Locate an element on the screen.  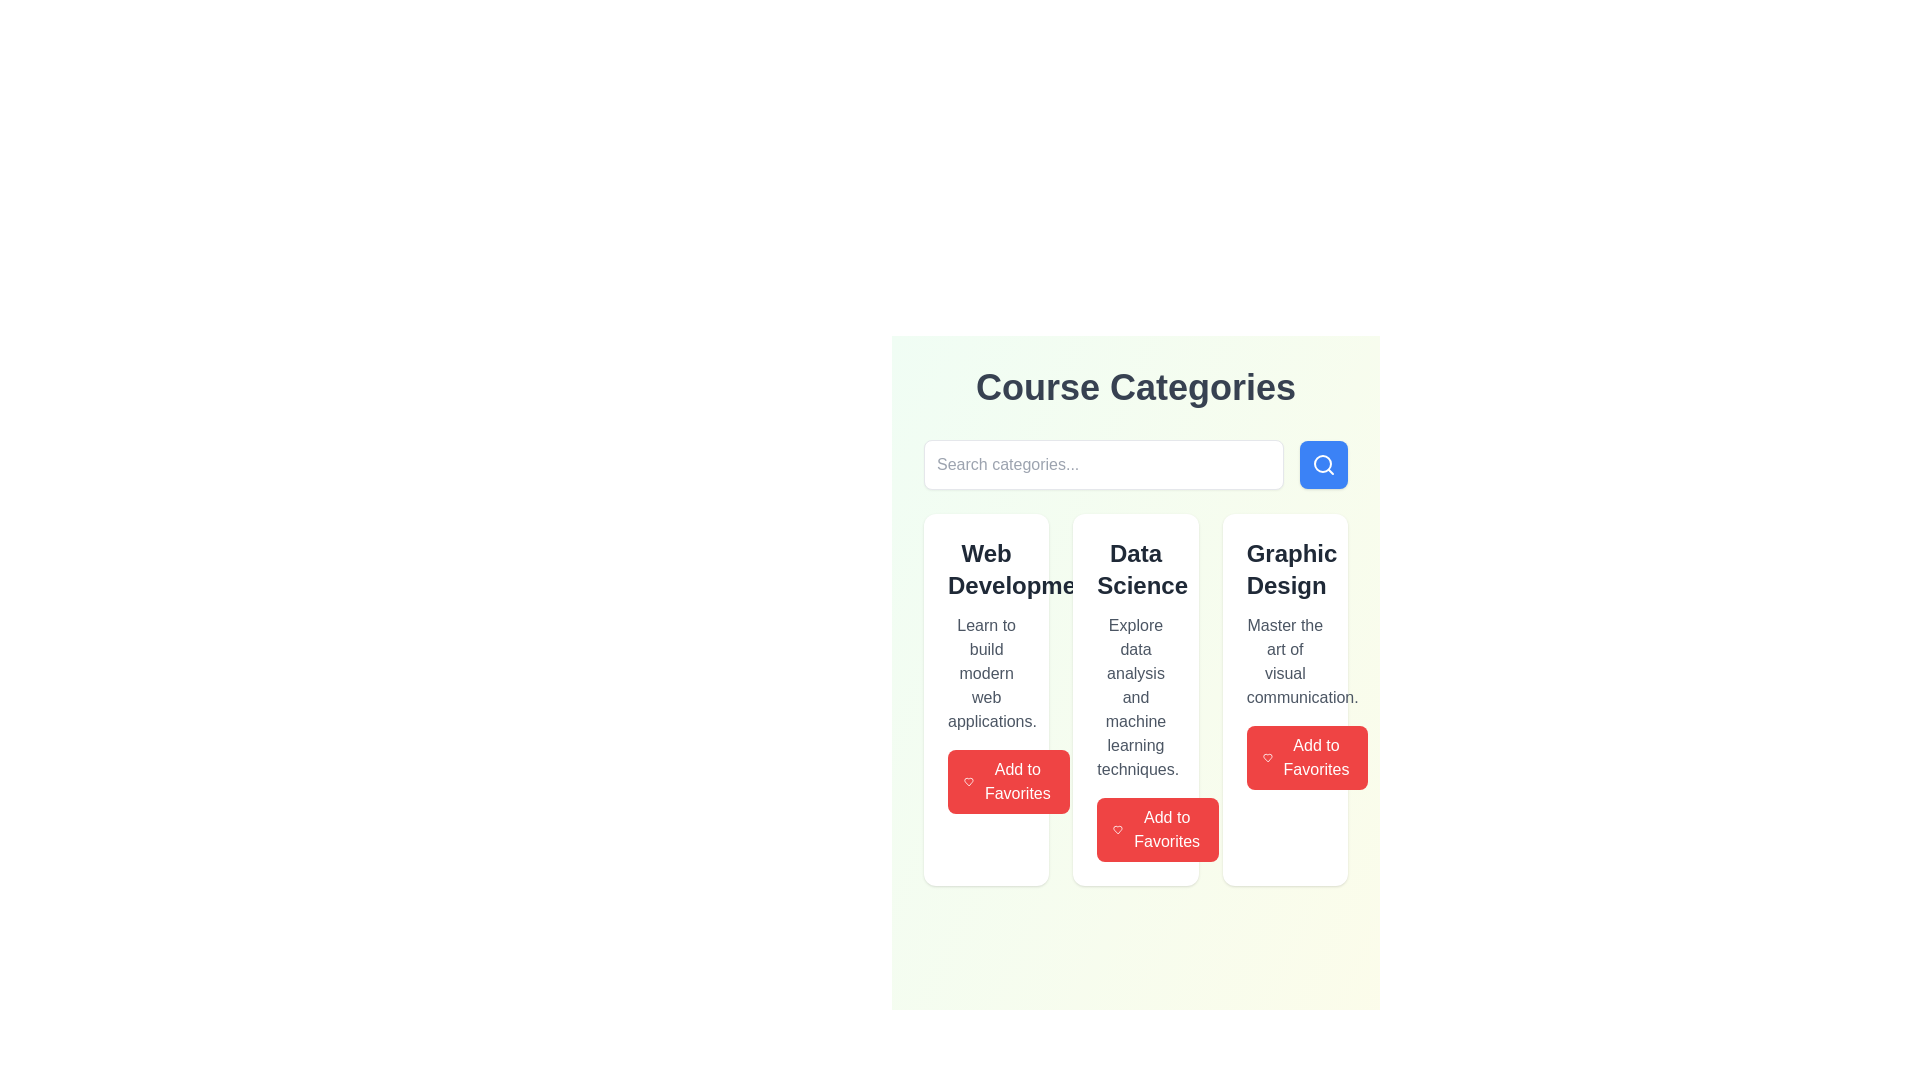
the educational card titled 'Web Development' in the 'Course Categories' section, which is the first card in the grid layout is located at coordinates (986, 698).